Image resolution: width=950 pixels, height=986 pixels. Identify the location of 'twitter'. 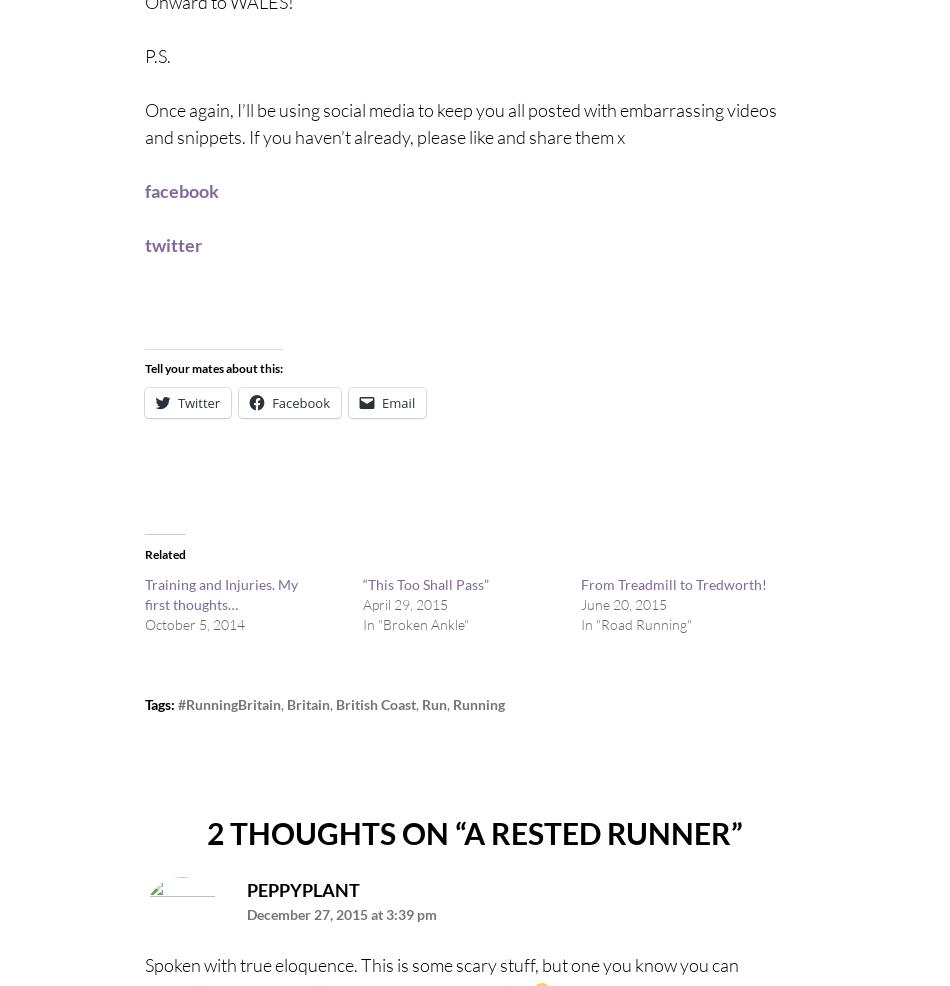
(144, 244).